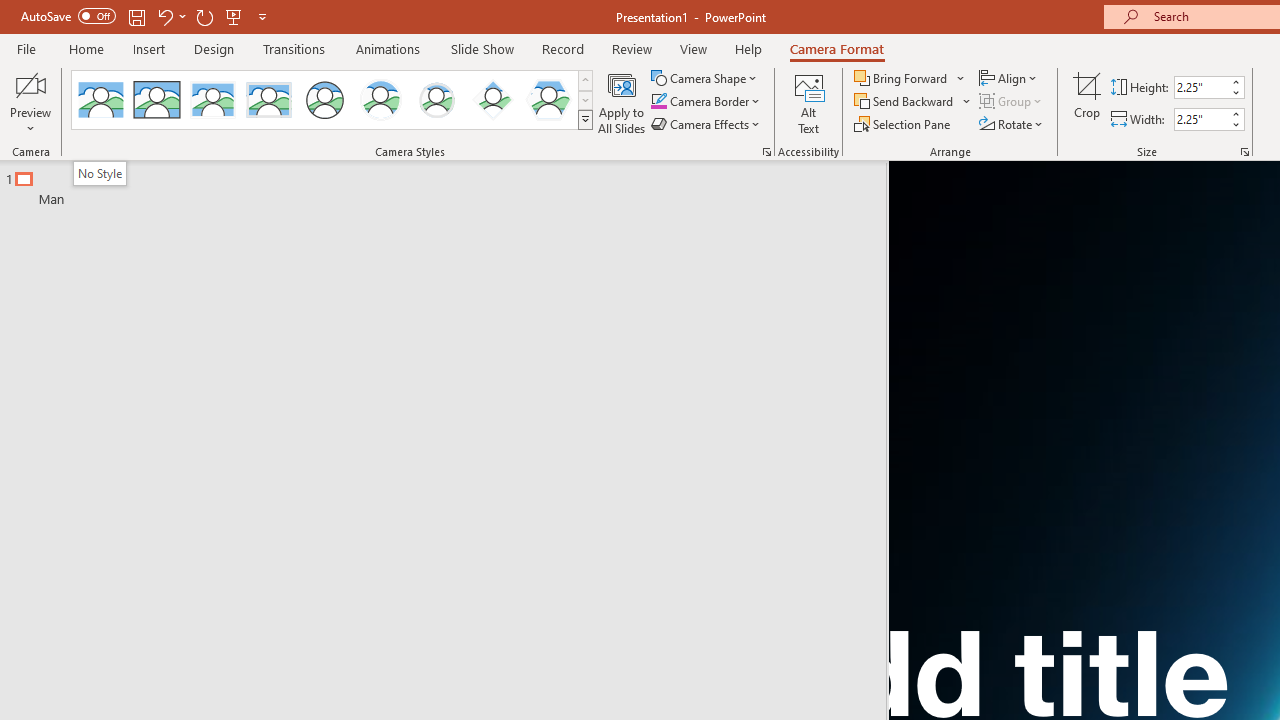 The height and width of the screenshot is (720, 1280). Describe the element at coordinates (1009, 77) in the screenshot. I see `'Align'` at that location.